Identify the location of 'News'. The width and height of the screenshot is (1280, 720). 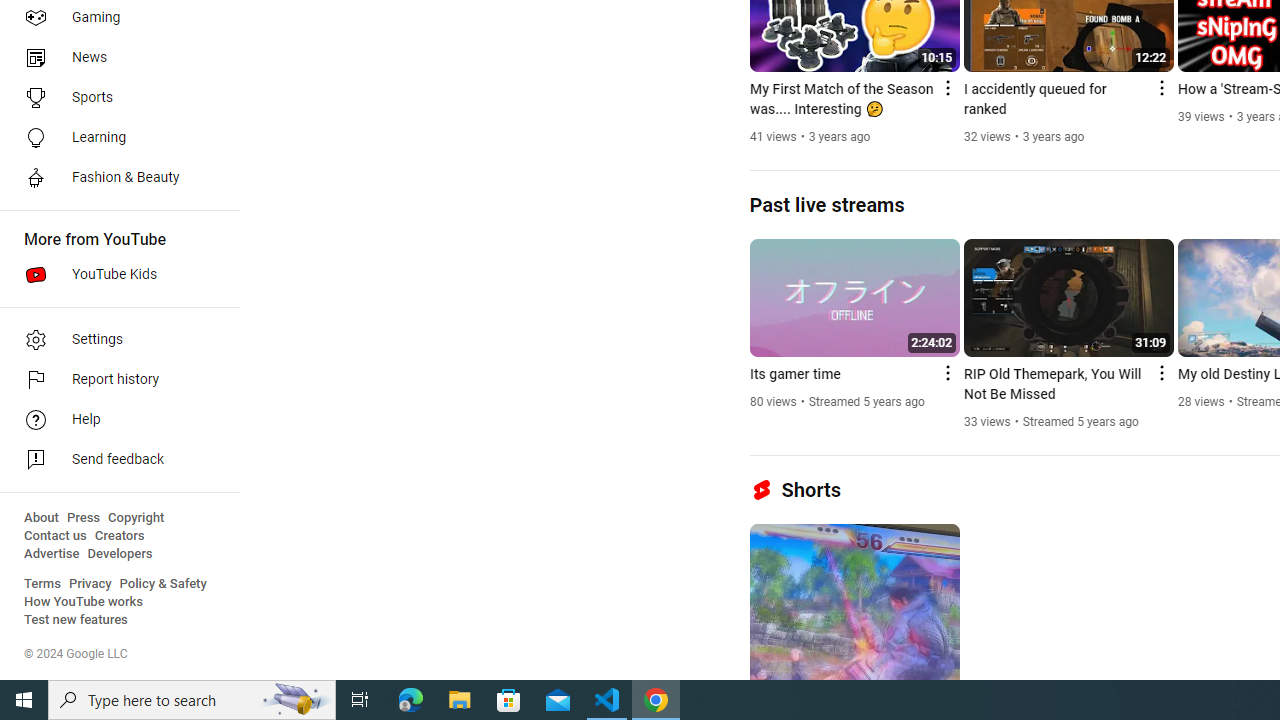
(112, 56).